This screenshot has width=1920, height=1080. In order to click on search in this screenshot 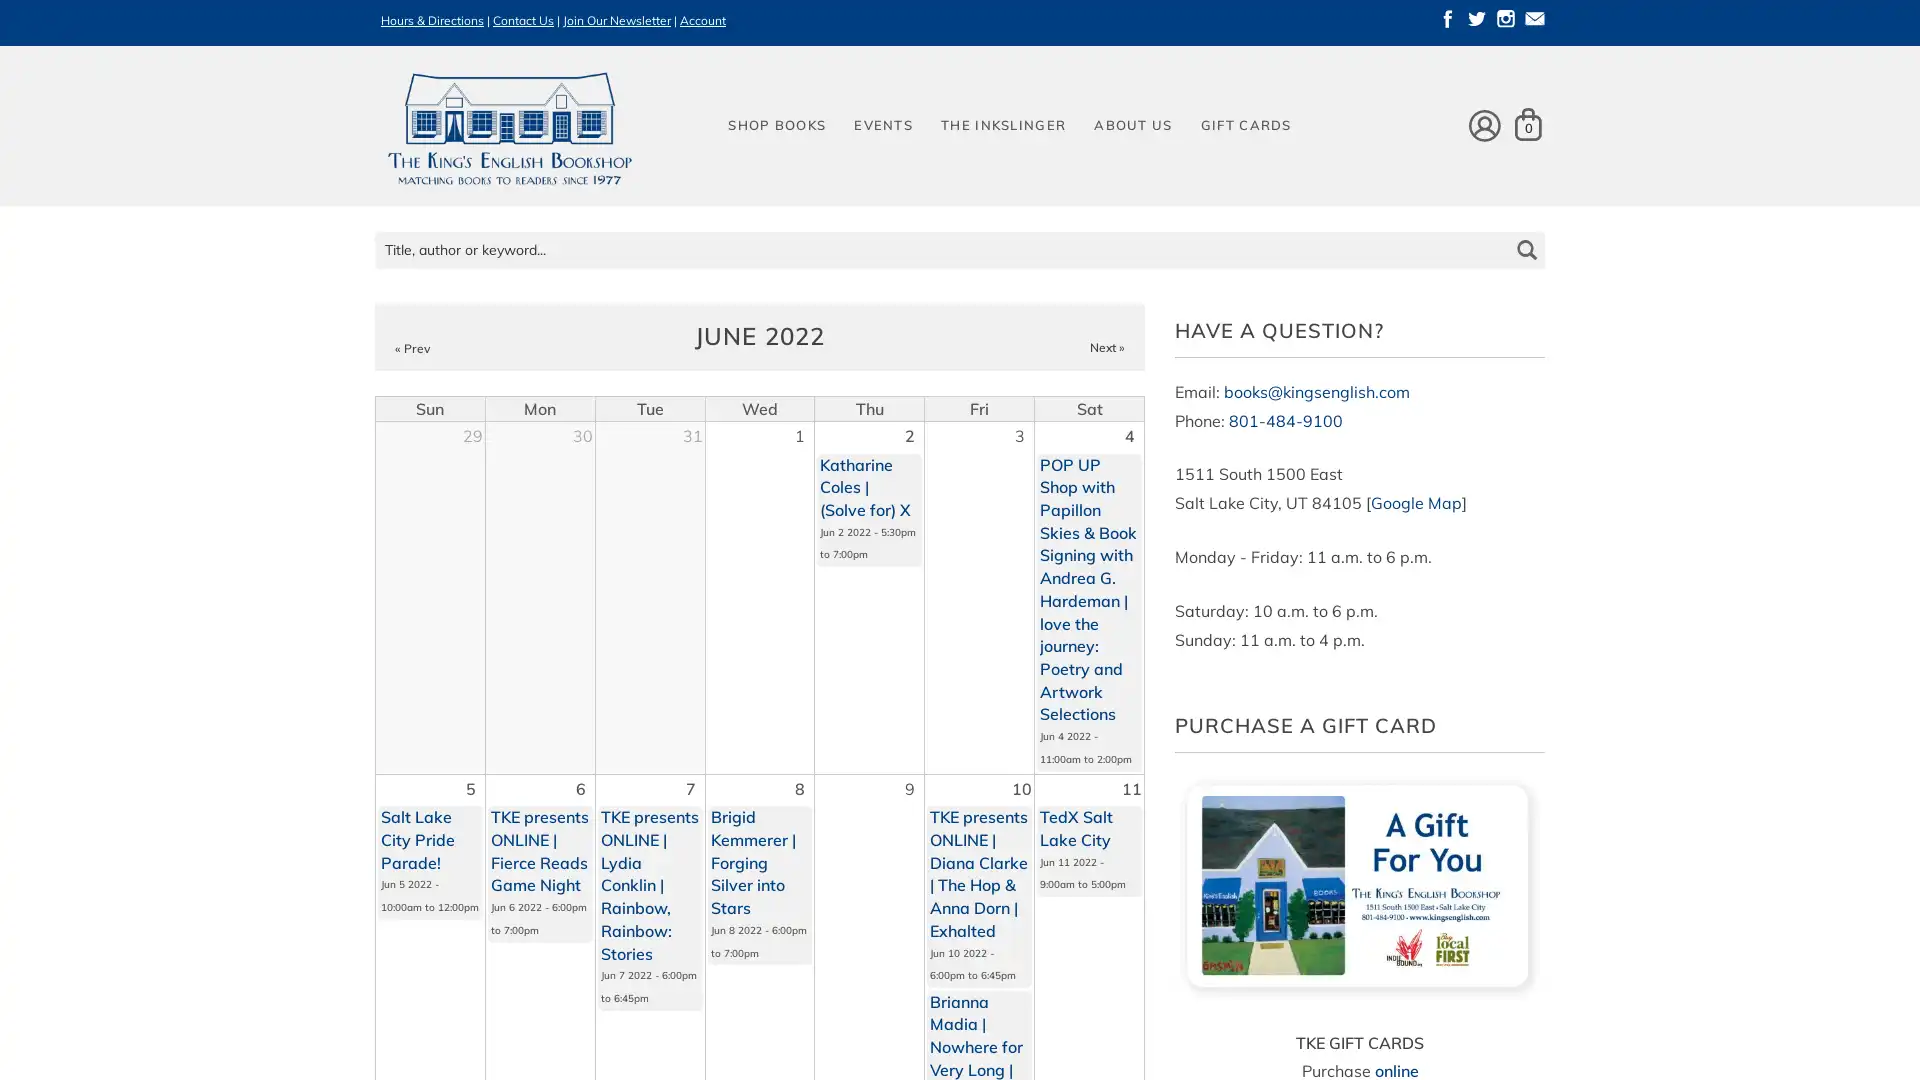, I will do `click(1524, 234)`.